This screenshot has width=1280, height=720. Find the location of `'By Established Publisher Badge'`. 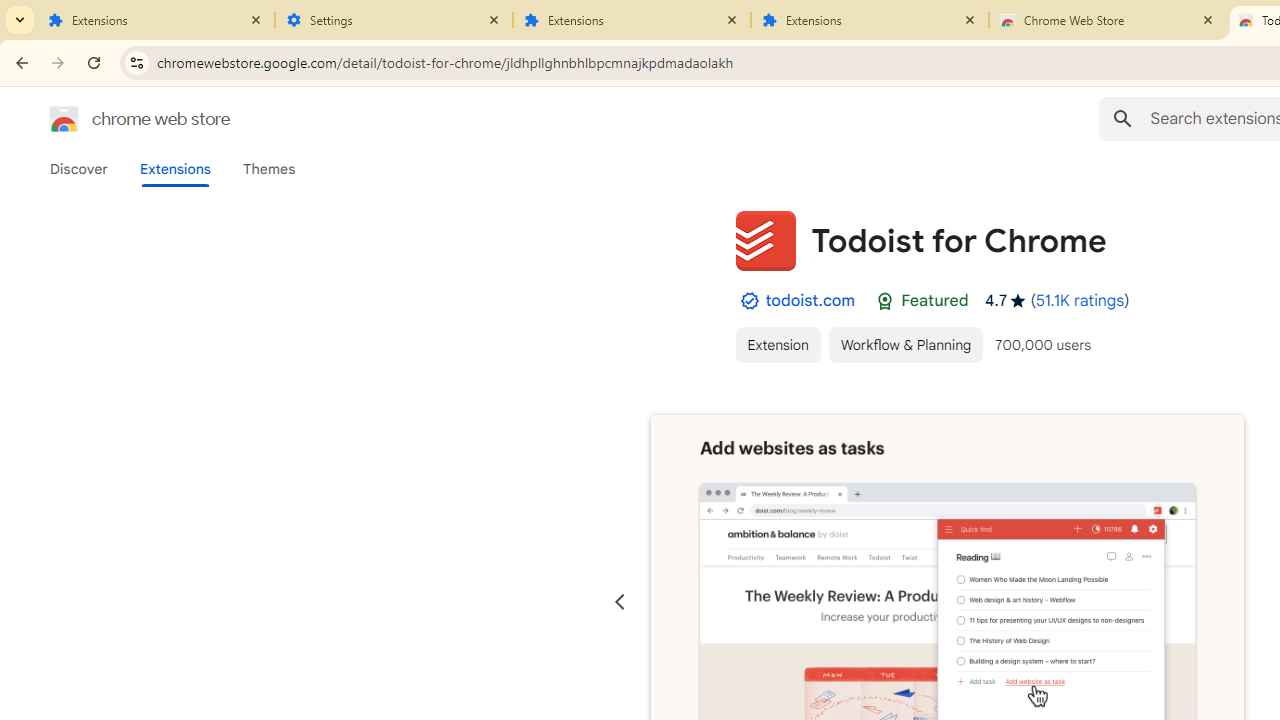

'By Established Publisher Badge' is located at coordinates (748, 301).